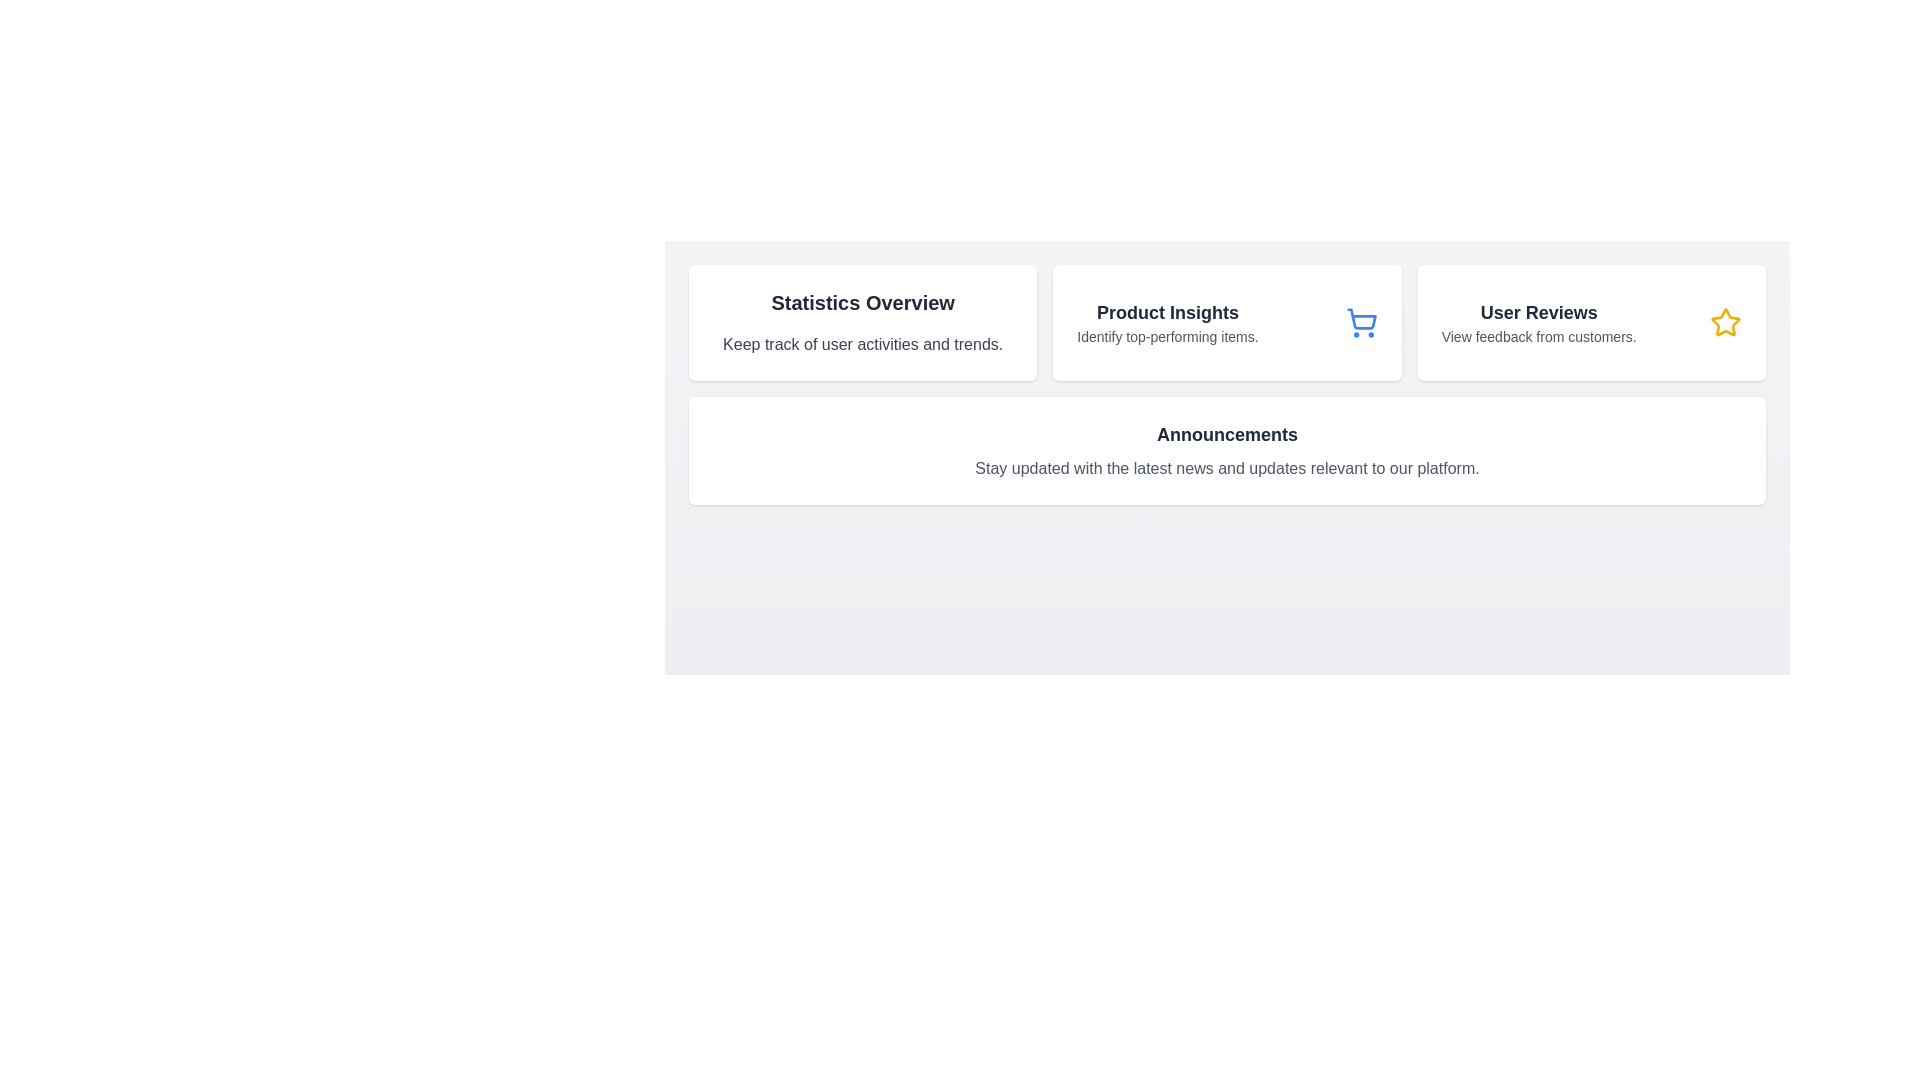  Describe the element at coordinates (1226, 434) in the screenshot. I see `the Section Header titled 'Announcements', which serves as the title for the content below it` at that location.